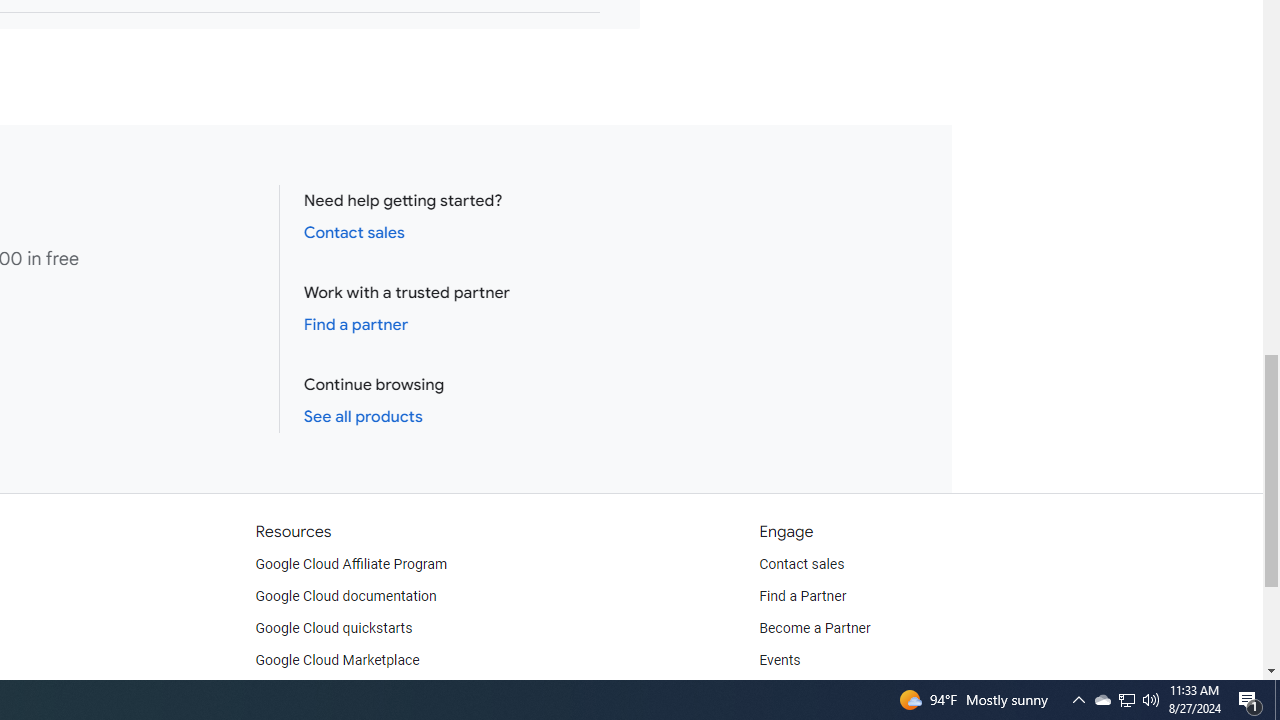 This screenshot has height=720, width=1280. I want to click on 'Google Cloud Marketplace', so click(337, 660).